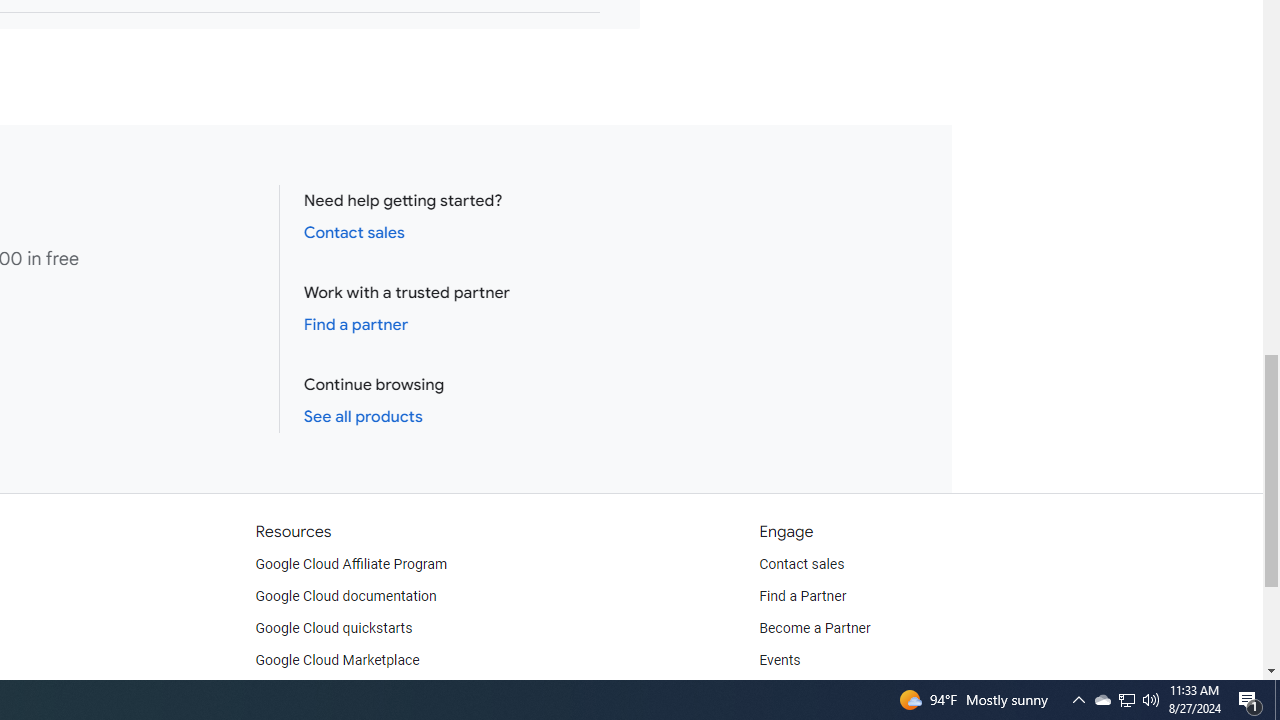 This screenshot has height=720, width=1280. I want to click on 'Google Cloud Marketplace', so click(337, 660).